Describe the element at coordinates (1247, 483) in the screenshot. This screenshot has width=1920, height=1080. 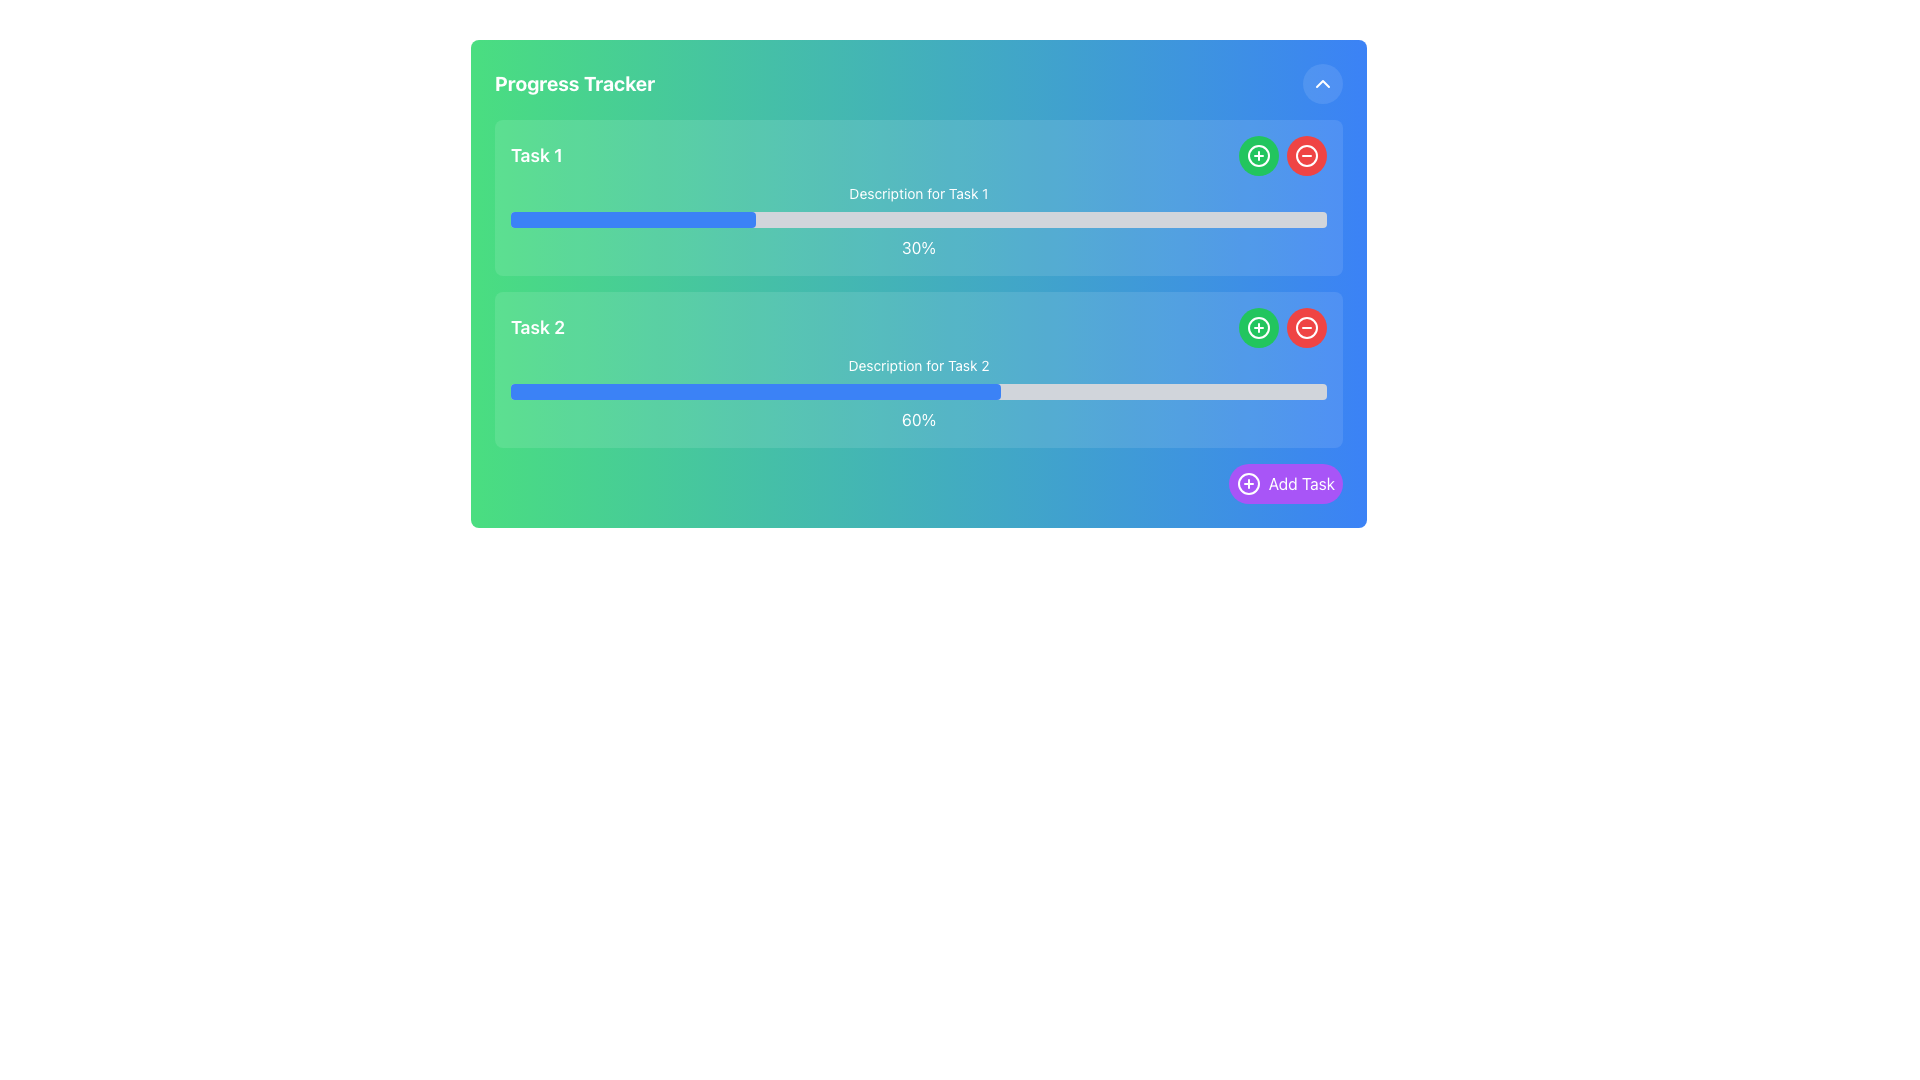
I see `the circular icon with a plus sign inside the 'Add Task' button located at the bottom-right corner` at that location.